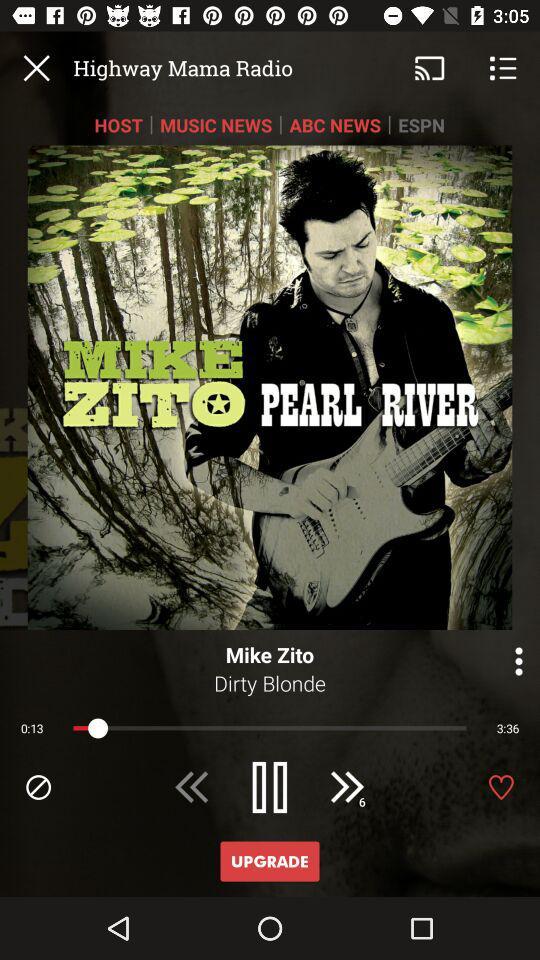 Image resolution: width=540 pixels, height=960 pixels. I want to click on the close icon, so click(36, 68).